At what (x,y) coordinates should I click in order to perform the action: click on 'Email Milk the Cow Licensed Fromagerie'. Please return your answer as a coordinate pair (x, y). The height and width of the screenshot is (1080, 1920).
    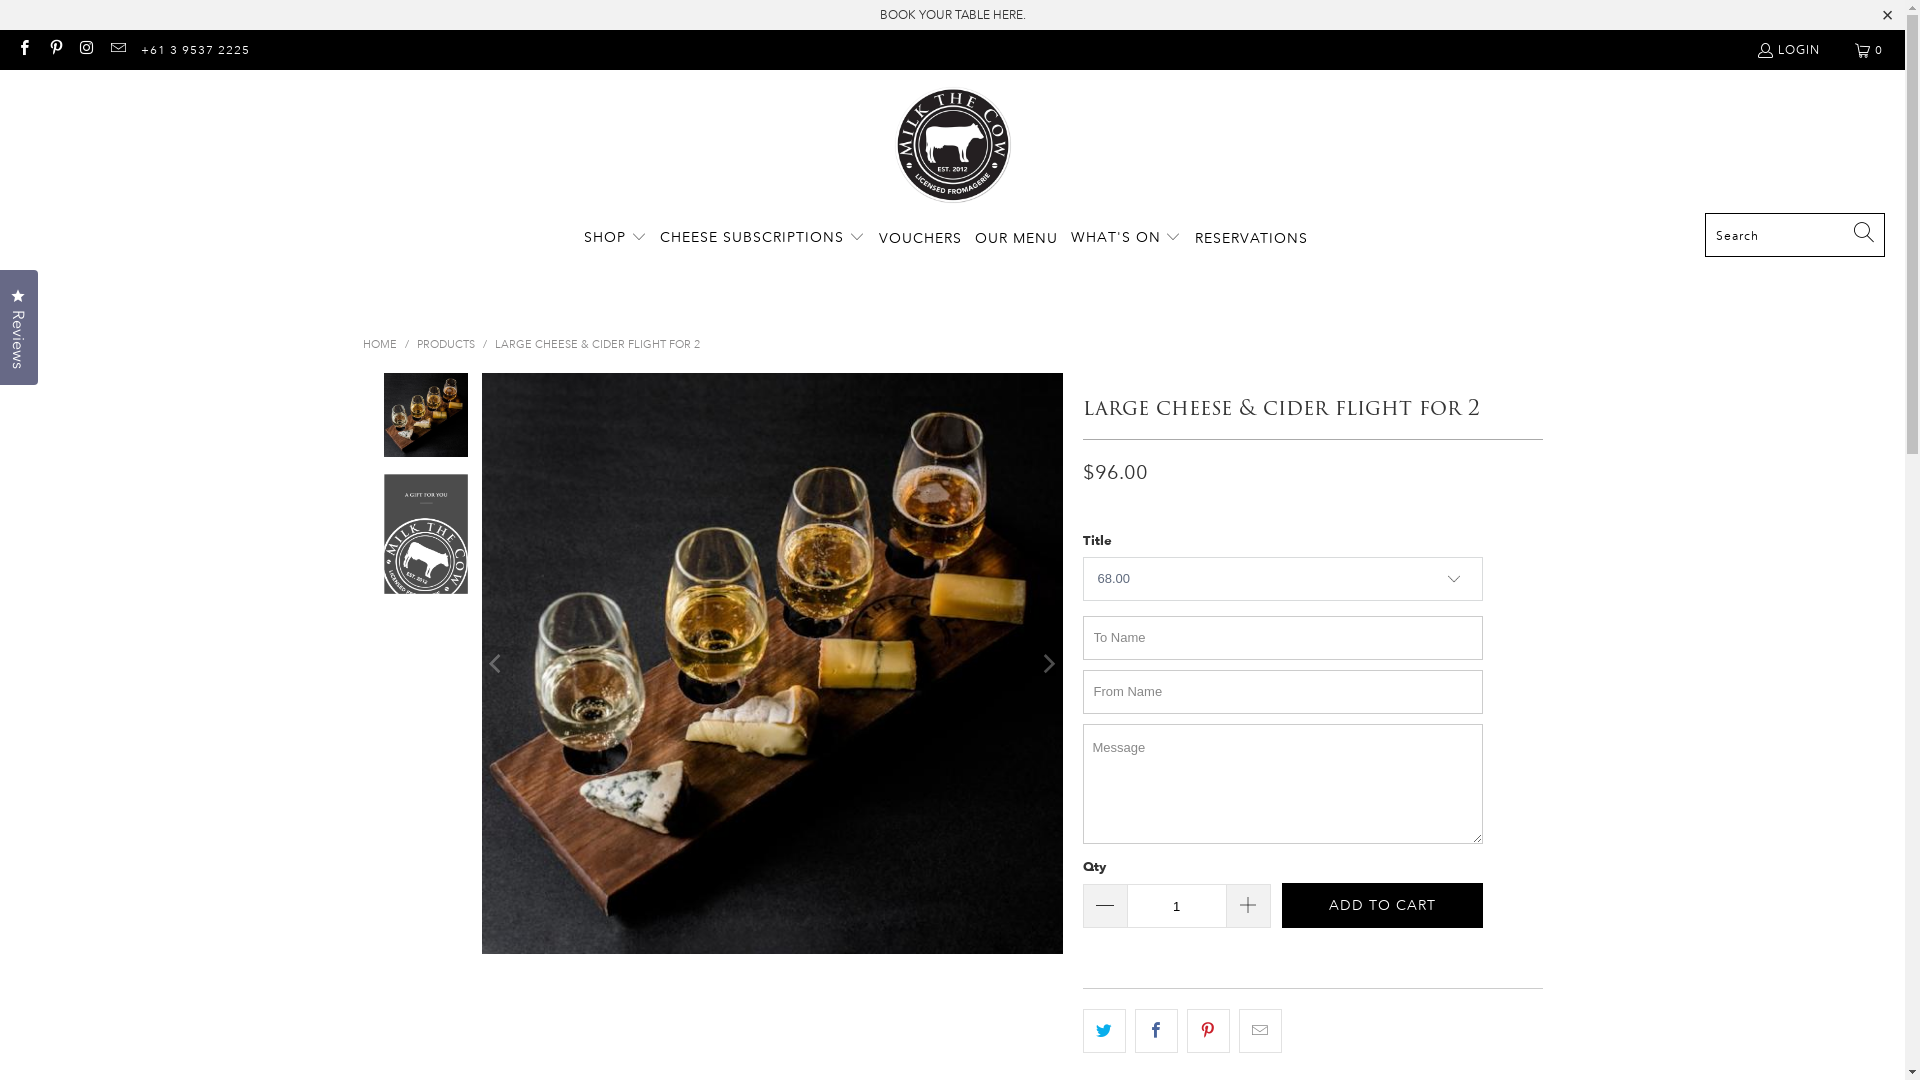
    Looking at the image, I should click on (116, 48).